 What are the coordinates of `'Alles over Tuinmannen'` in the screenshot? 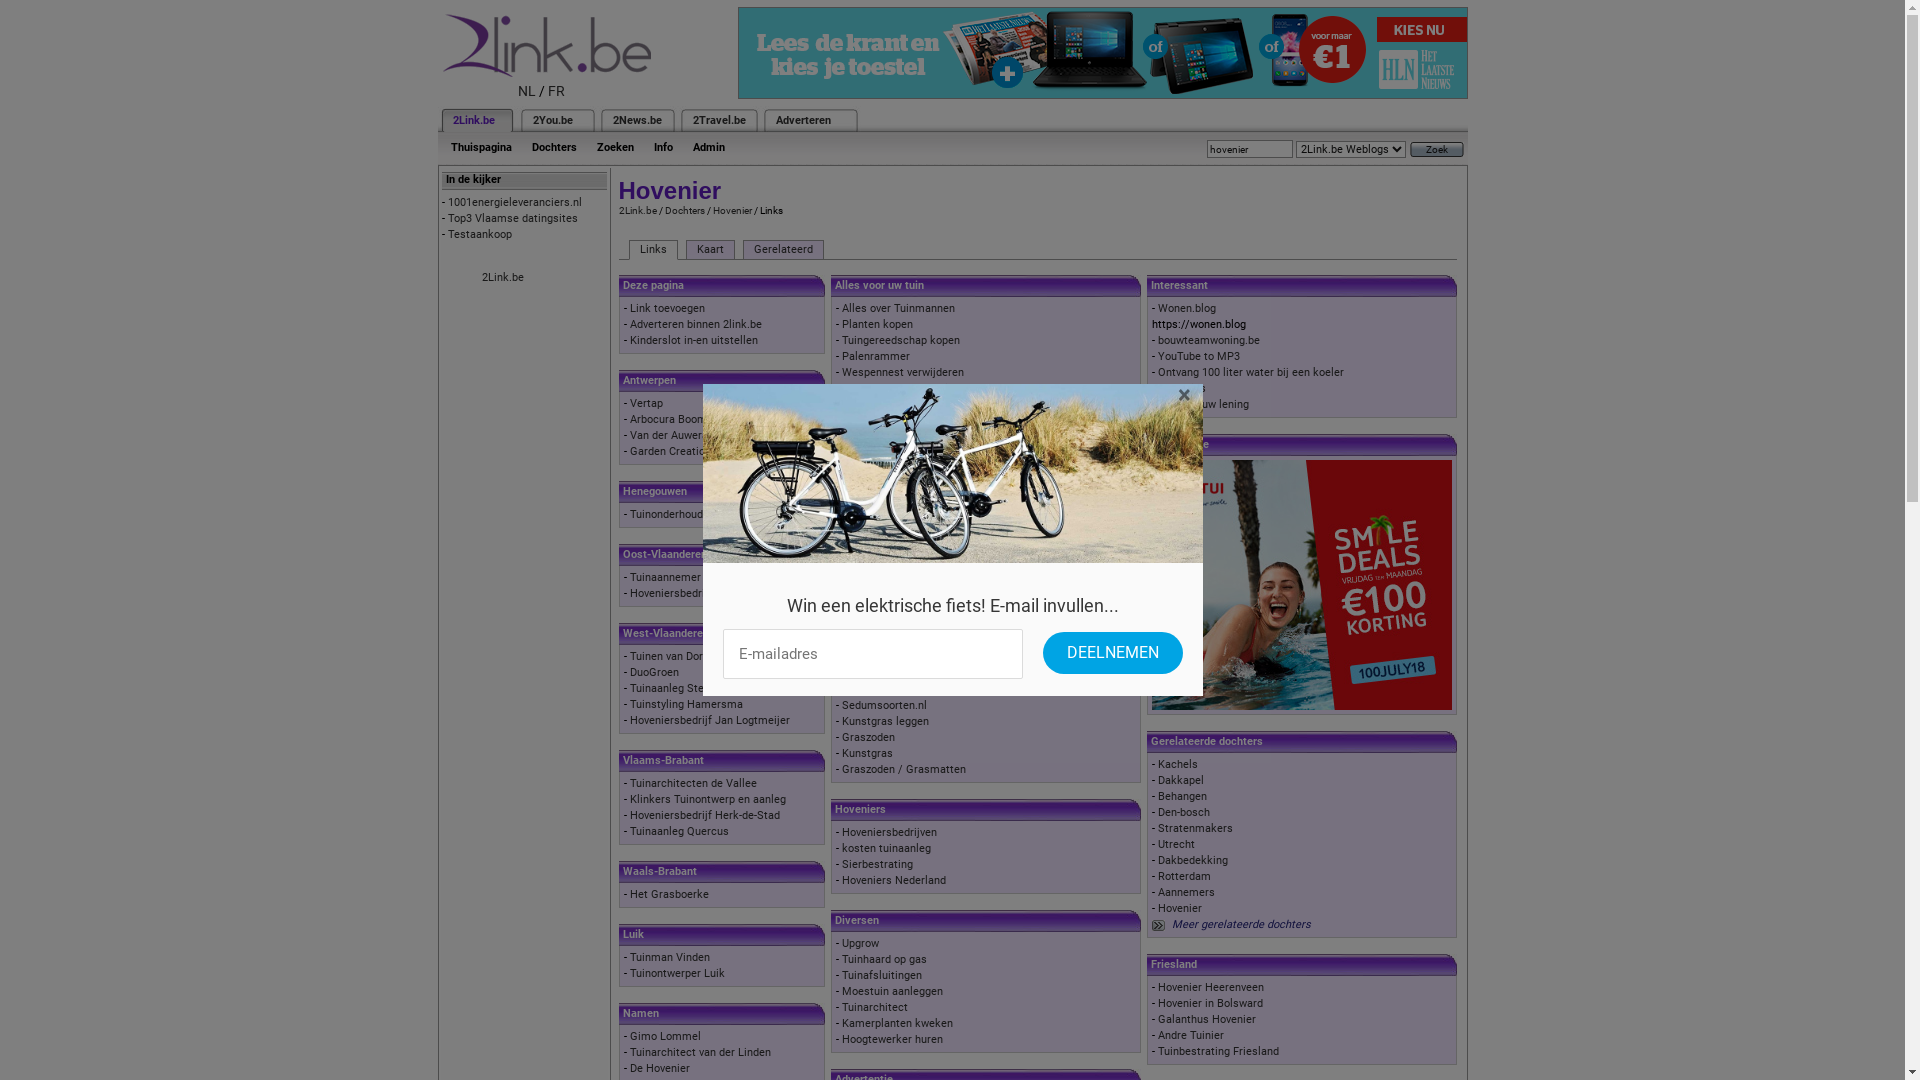 It's located at (897, 308).